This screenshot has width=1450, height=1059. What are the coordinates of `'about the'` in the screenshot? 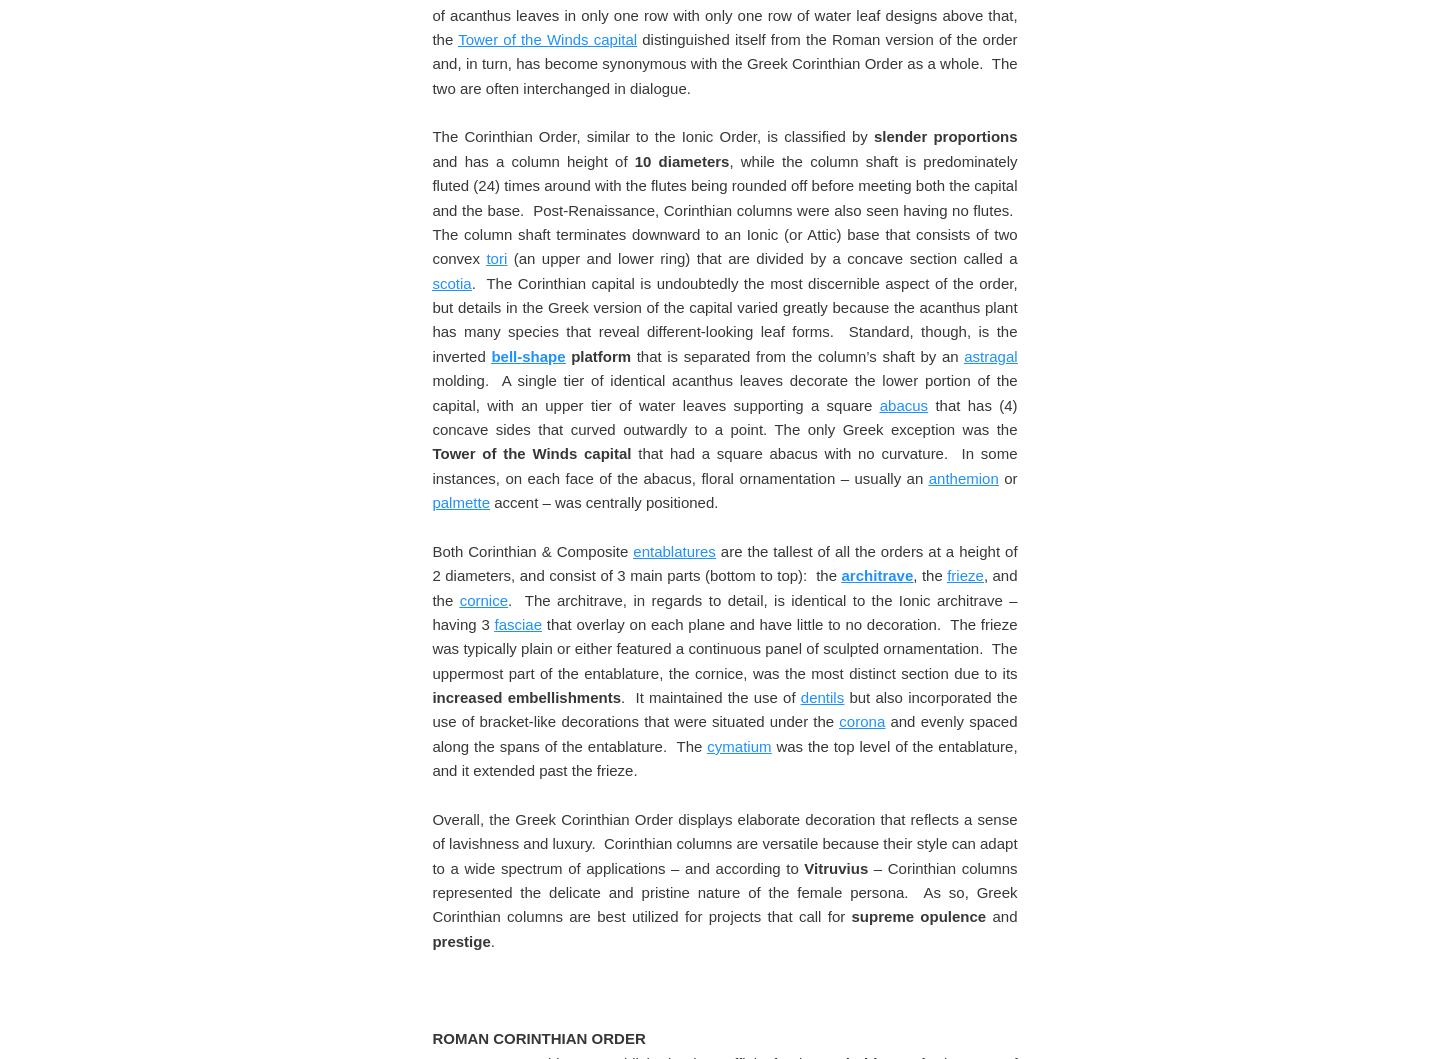 It's located at (949, 122).